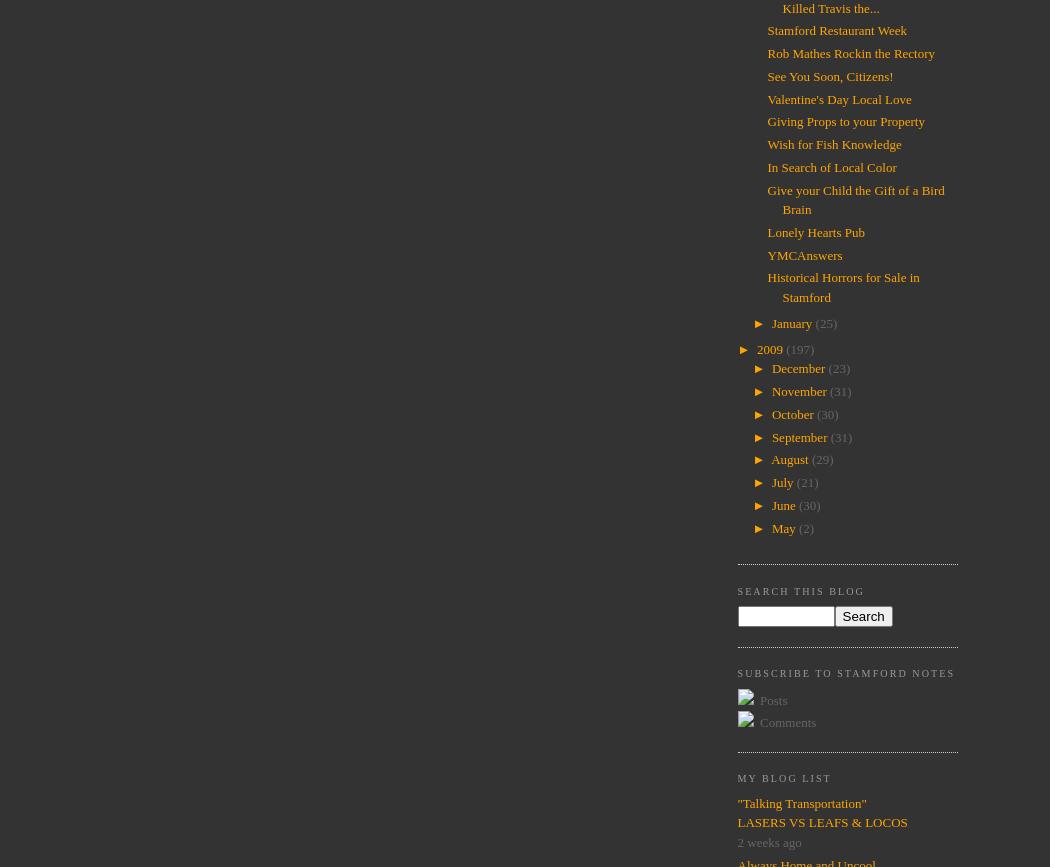 The width and height of the screenshot is (1050, 867). Describe the element at coordinates (767, 199) in the screenshot. I see `'Give your Child the Gift of a Bird Brain'` at that location.